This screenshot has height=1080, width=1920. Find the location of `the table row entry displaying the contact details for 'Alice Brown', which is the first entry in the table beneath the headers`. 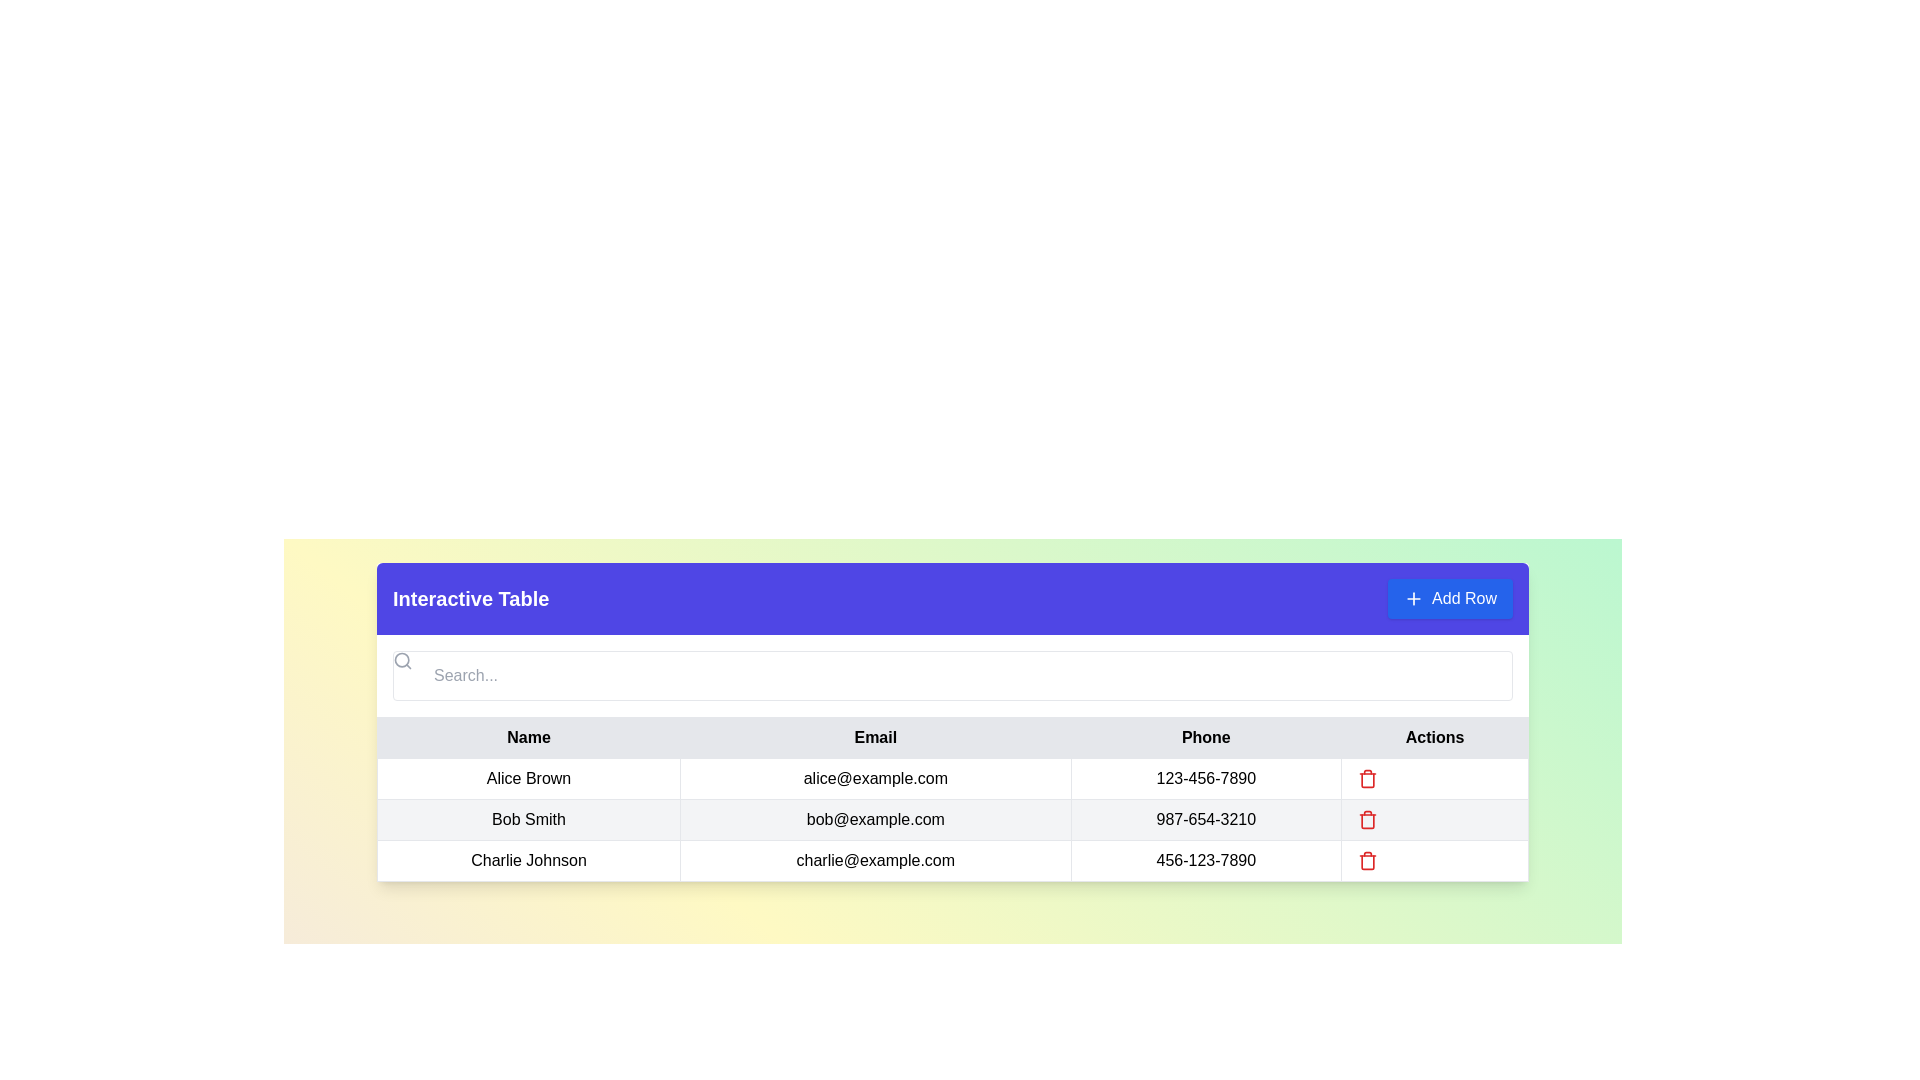

the table row entry displaying the contact details for 'Alice Brown', which is the first entry in the table beneath the headers is located at coordinates (952, 778).